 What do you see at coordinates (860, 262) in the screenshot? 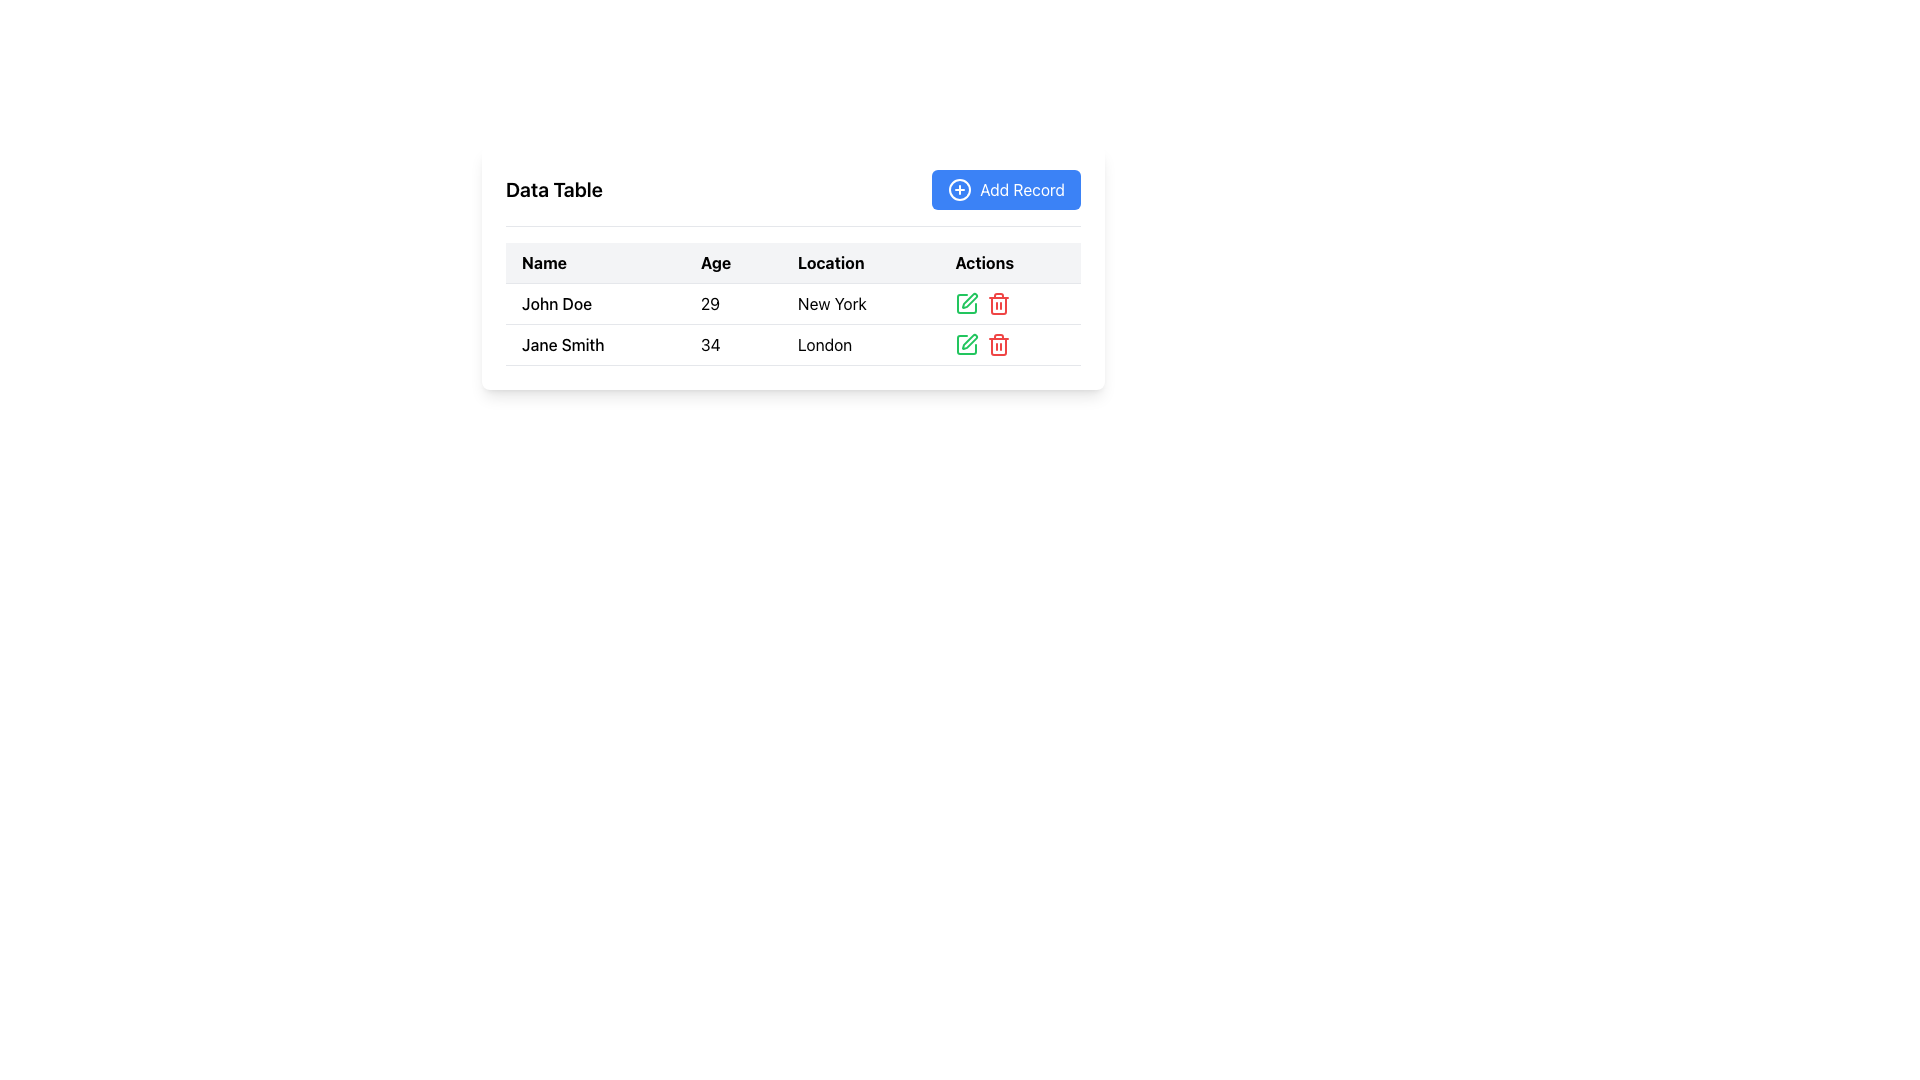
I see `the Header cell in the third column of the table, which indicates location information, positioned between the 'Age' and 'Actions' headers` at bounding box center [860, 262].